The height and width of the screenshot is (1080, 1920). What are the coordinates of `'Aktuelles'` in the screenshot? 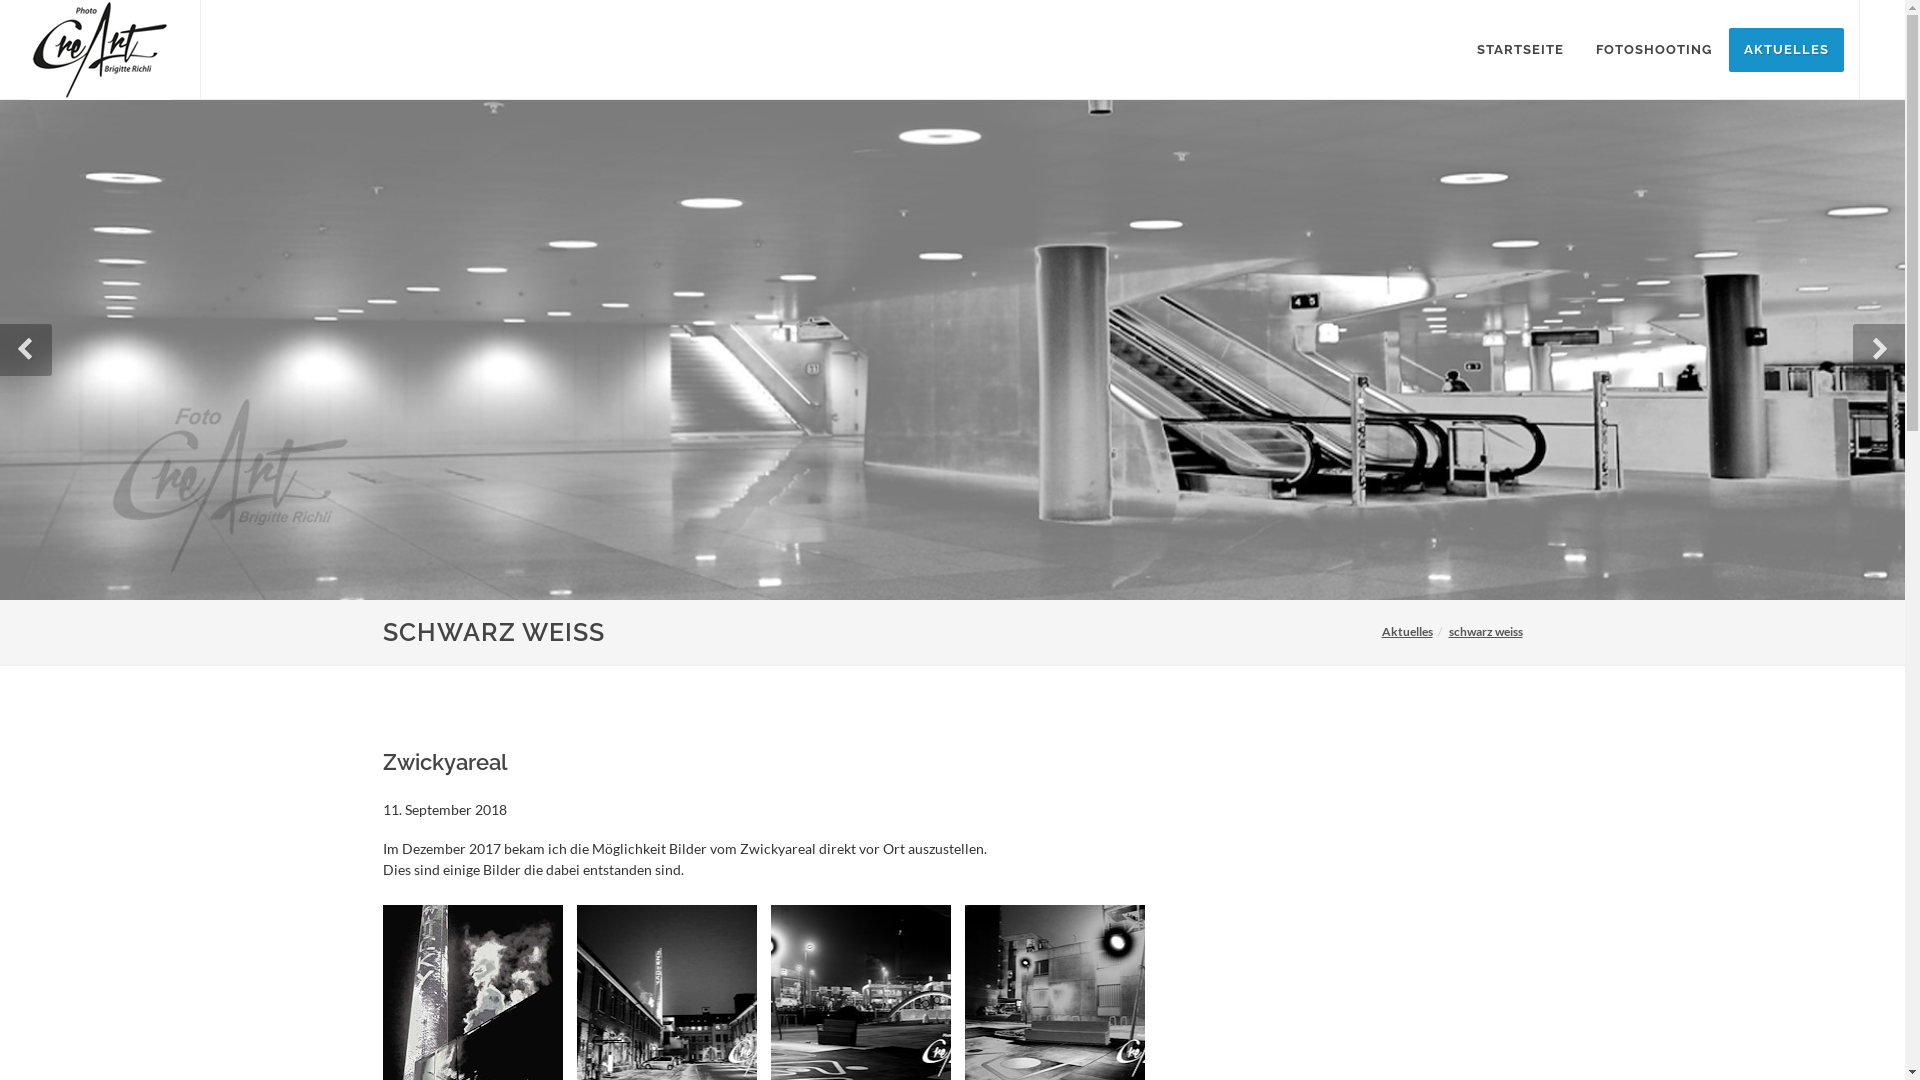 It's located at (1406, 631).